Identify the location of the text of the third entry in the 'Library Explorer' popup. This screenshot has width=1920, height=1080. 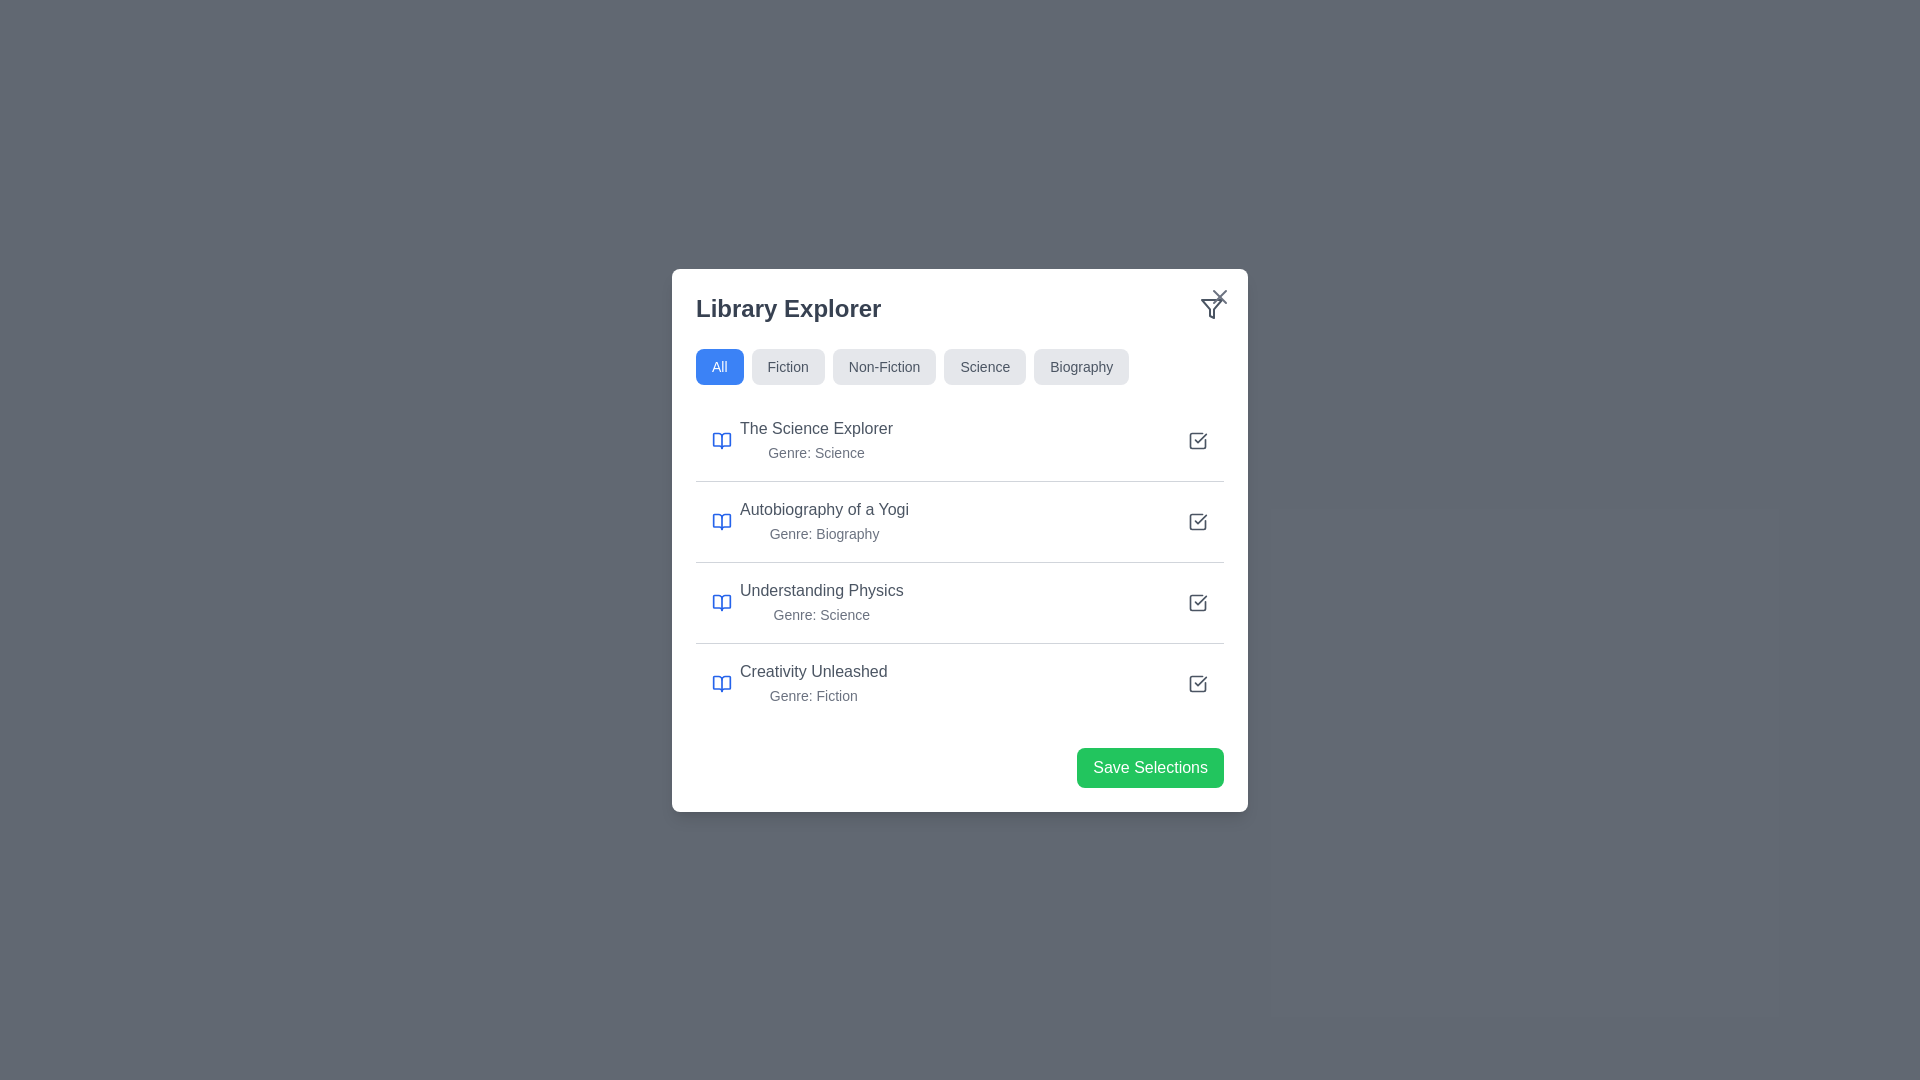
(807, 601).